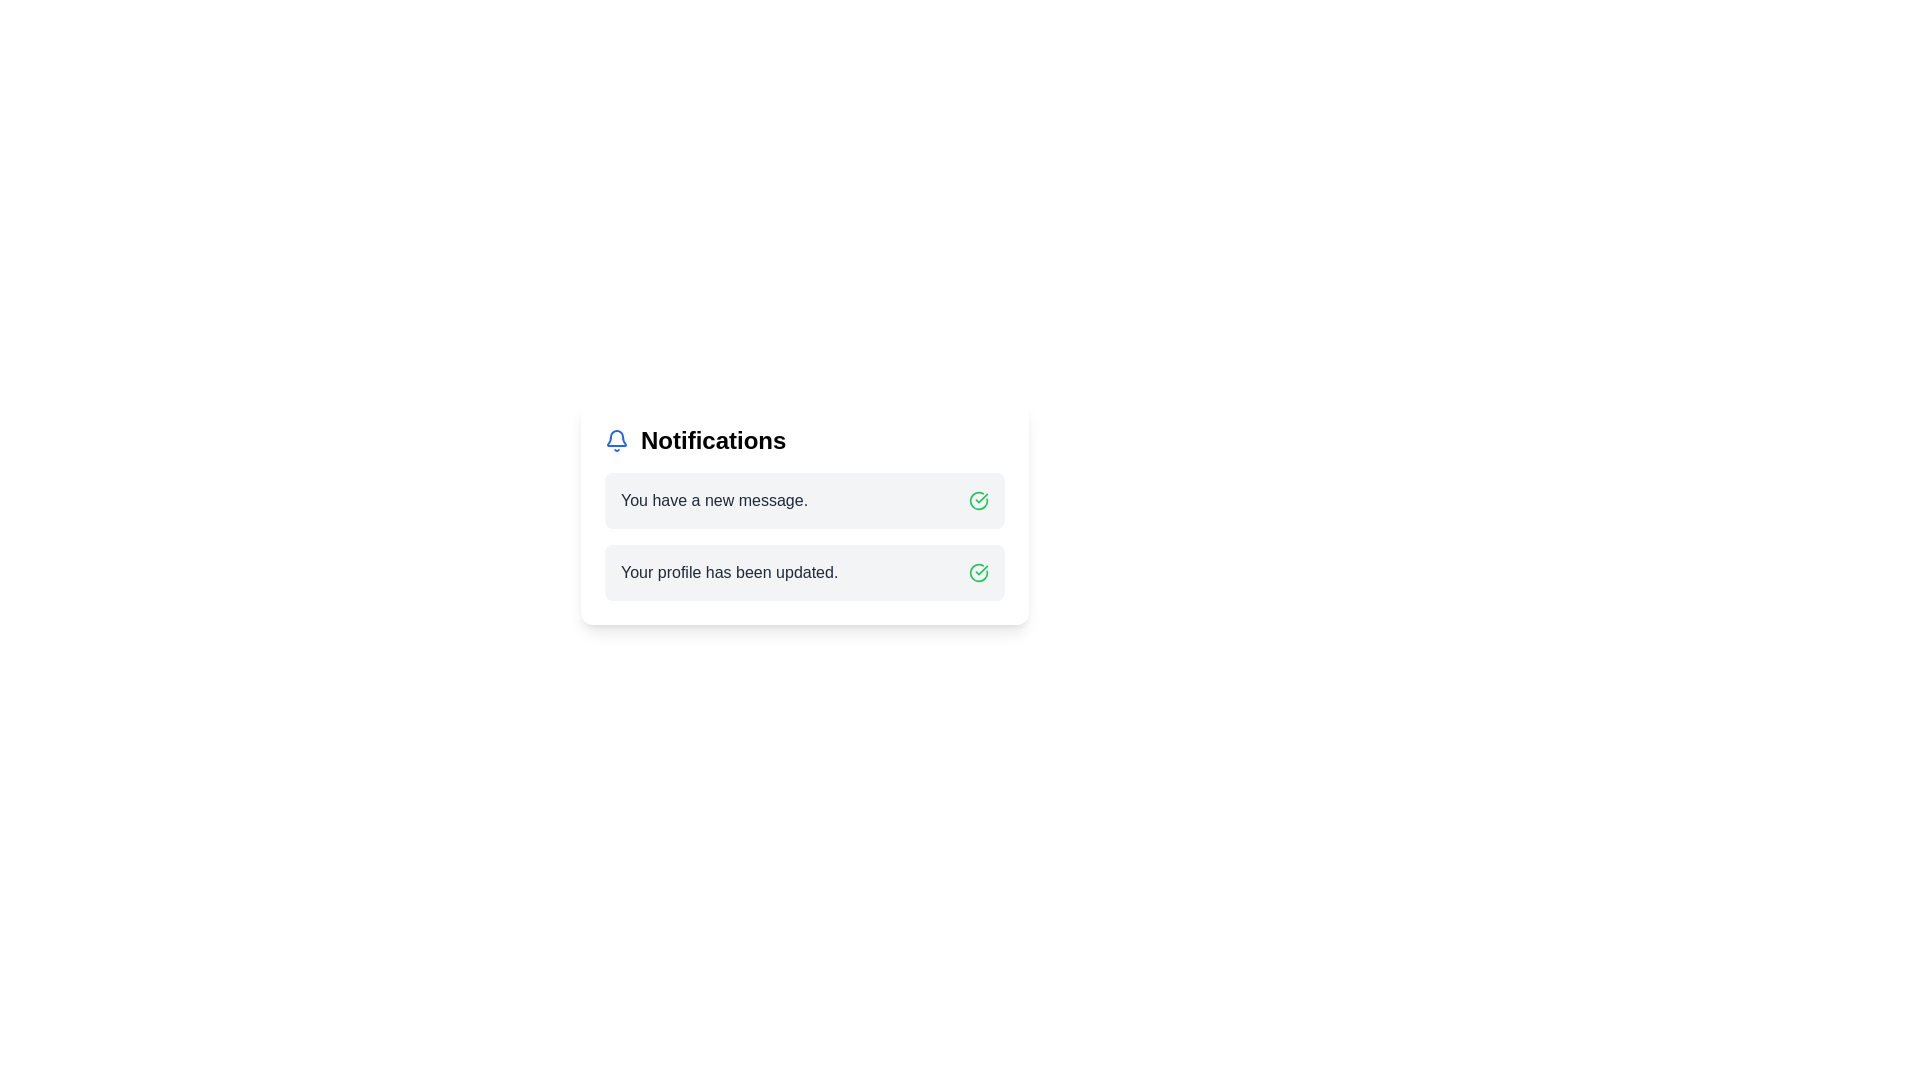 The image size is (1920, 1080). I want to click on the 'Notifications' text label, which is styled with a bold and large font and is positioned to the right of a bell icon in the notification header section, so click(713, 439).